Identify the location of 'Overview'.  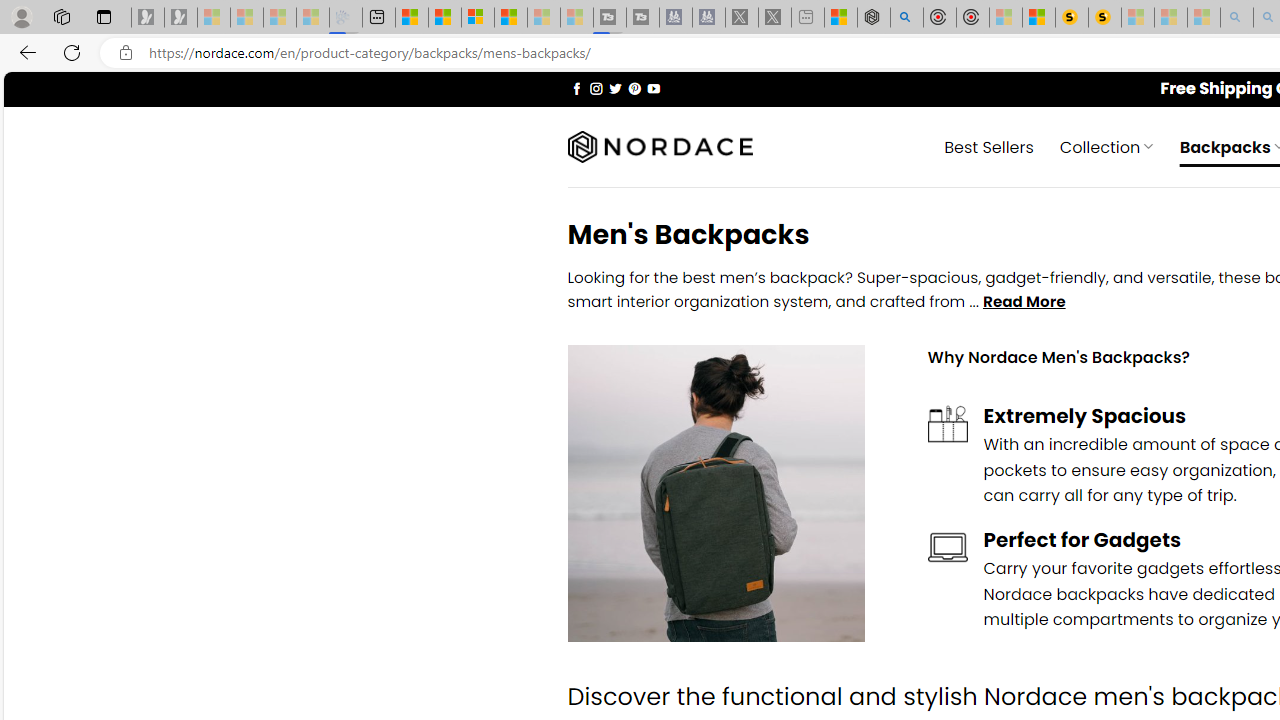
(477, 17).